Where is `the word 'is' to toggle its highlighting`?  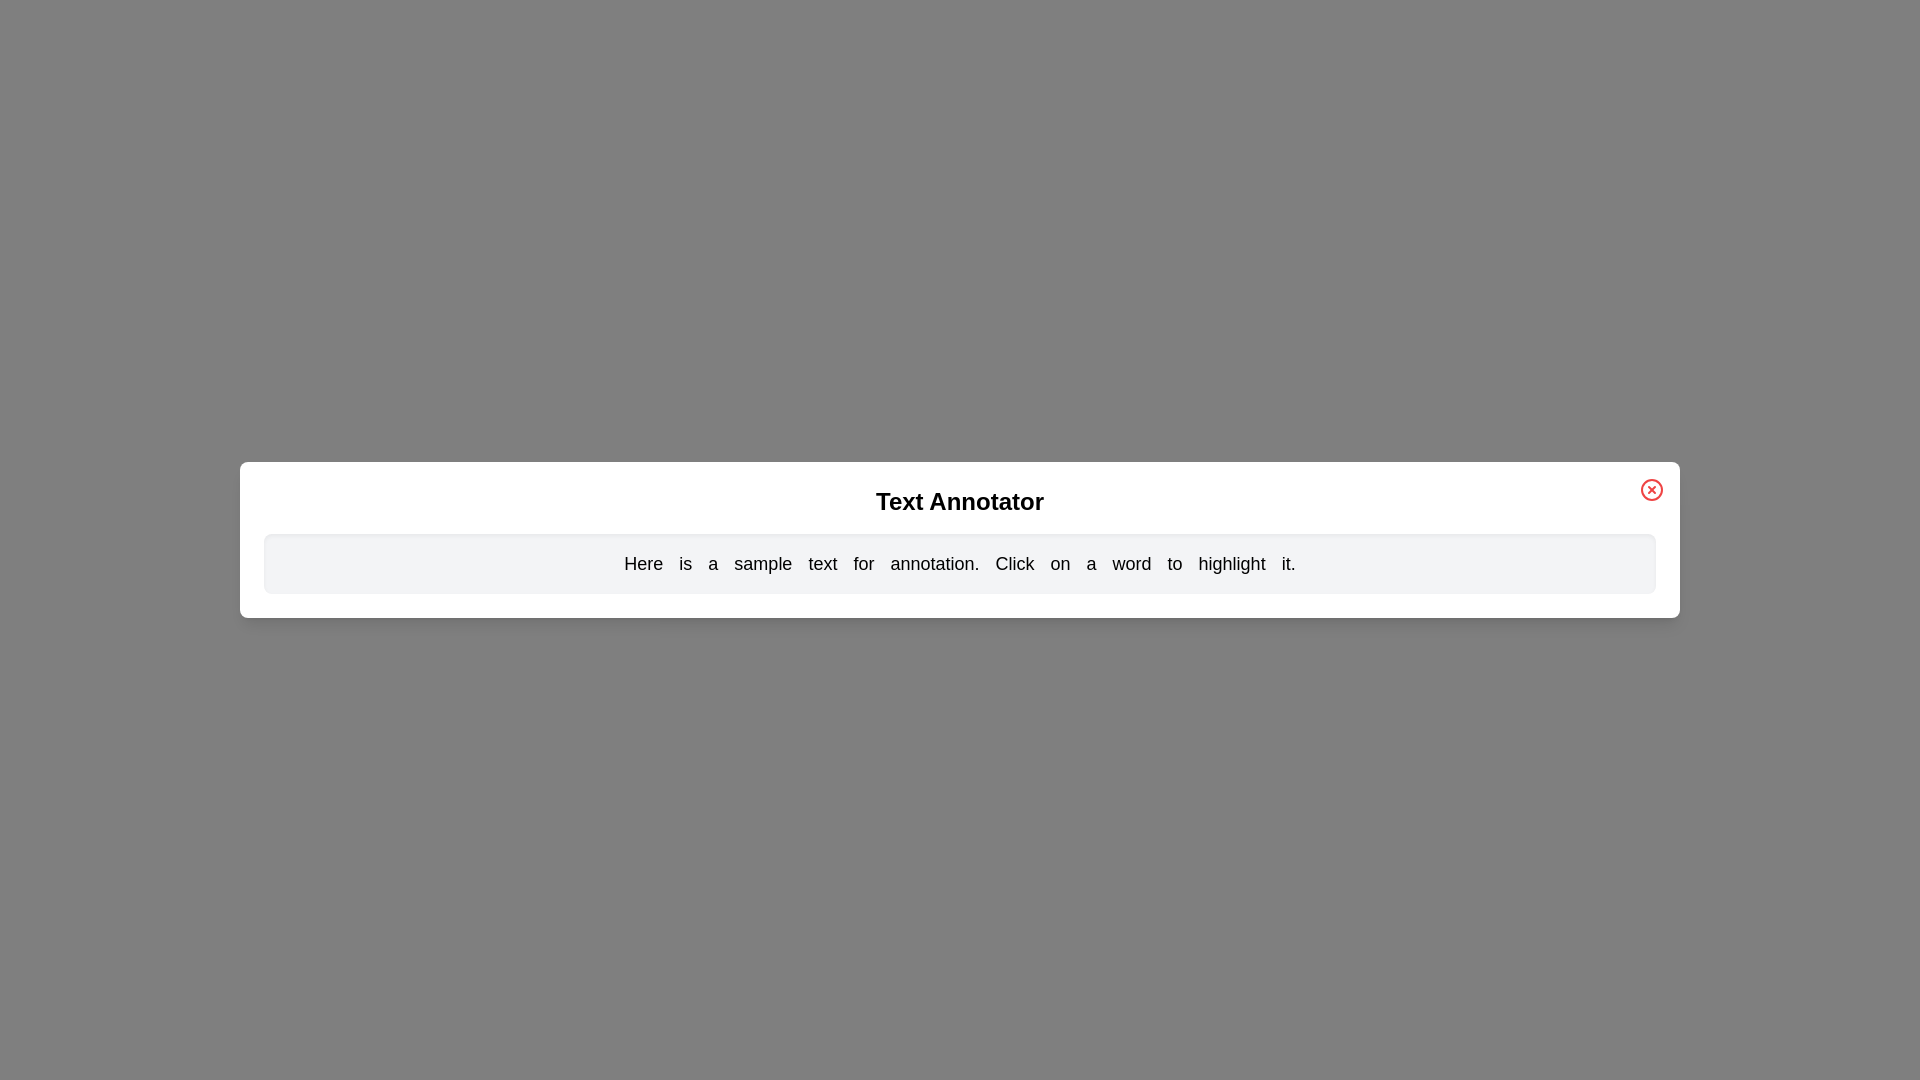 the word 'is' to toggle its highlighting is located at coordinates (685, 563).